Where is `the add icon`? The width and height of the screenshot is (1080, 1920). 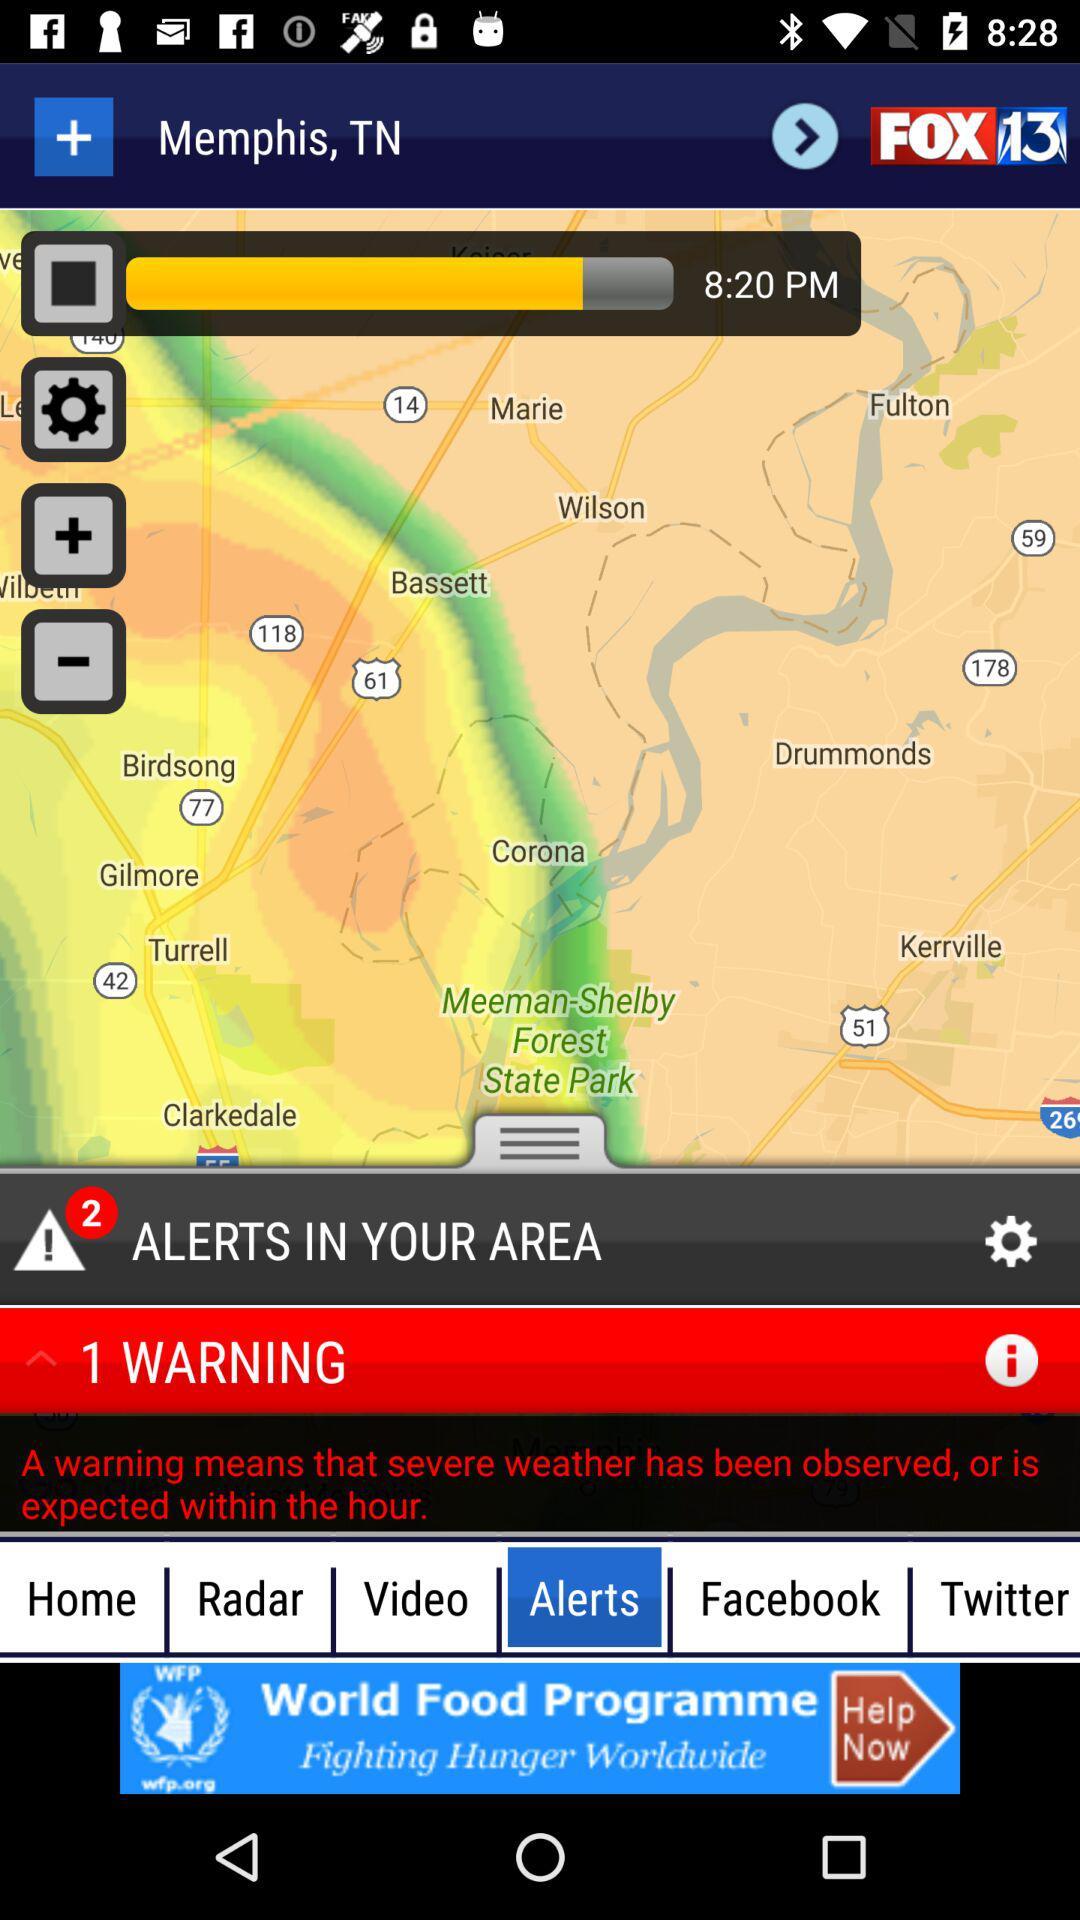
the add icon is located at coordinates (72, 135).